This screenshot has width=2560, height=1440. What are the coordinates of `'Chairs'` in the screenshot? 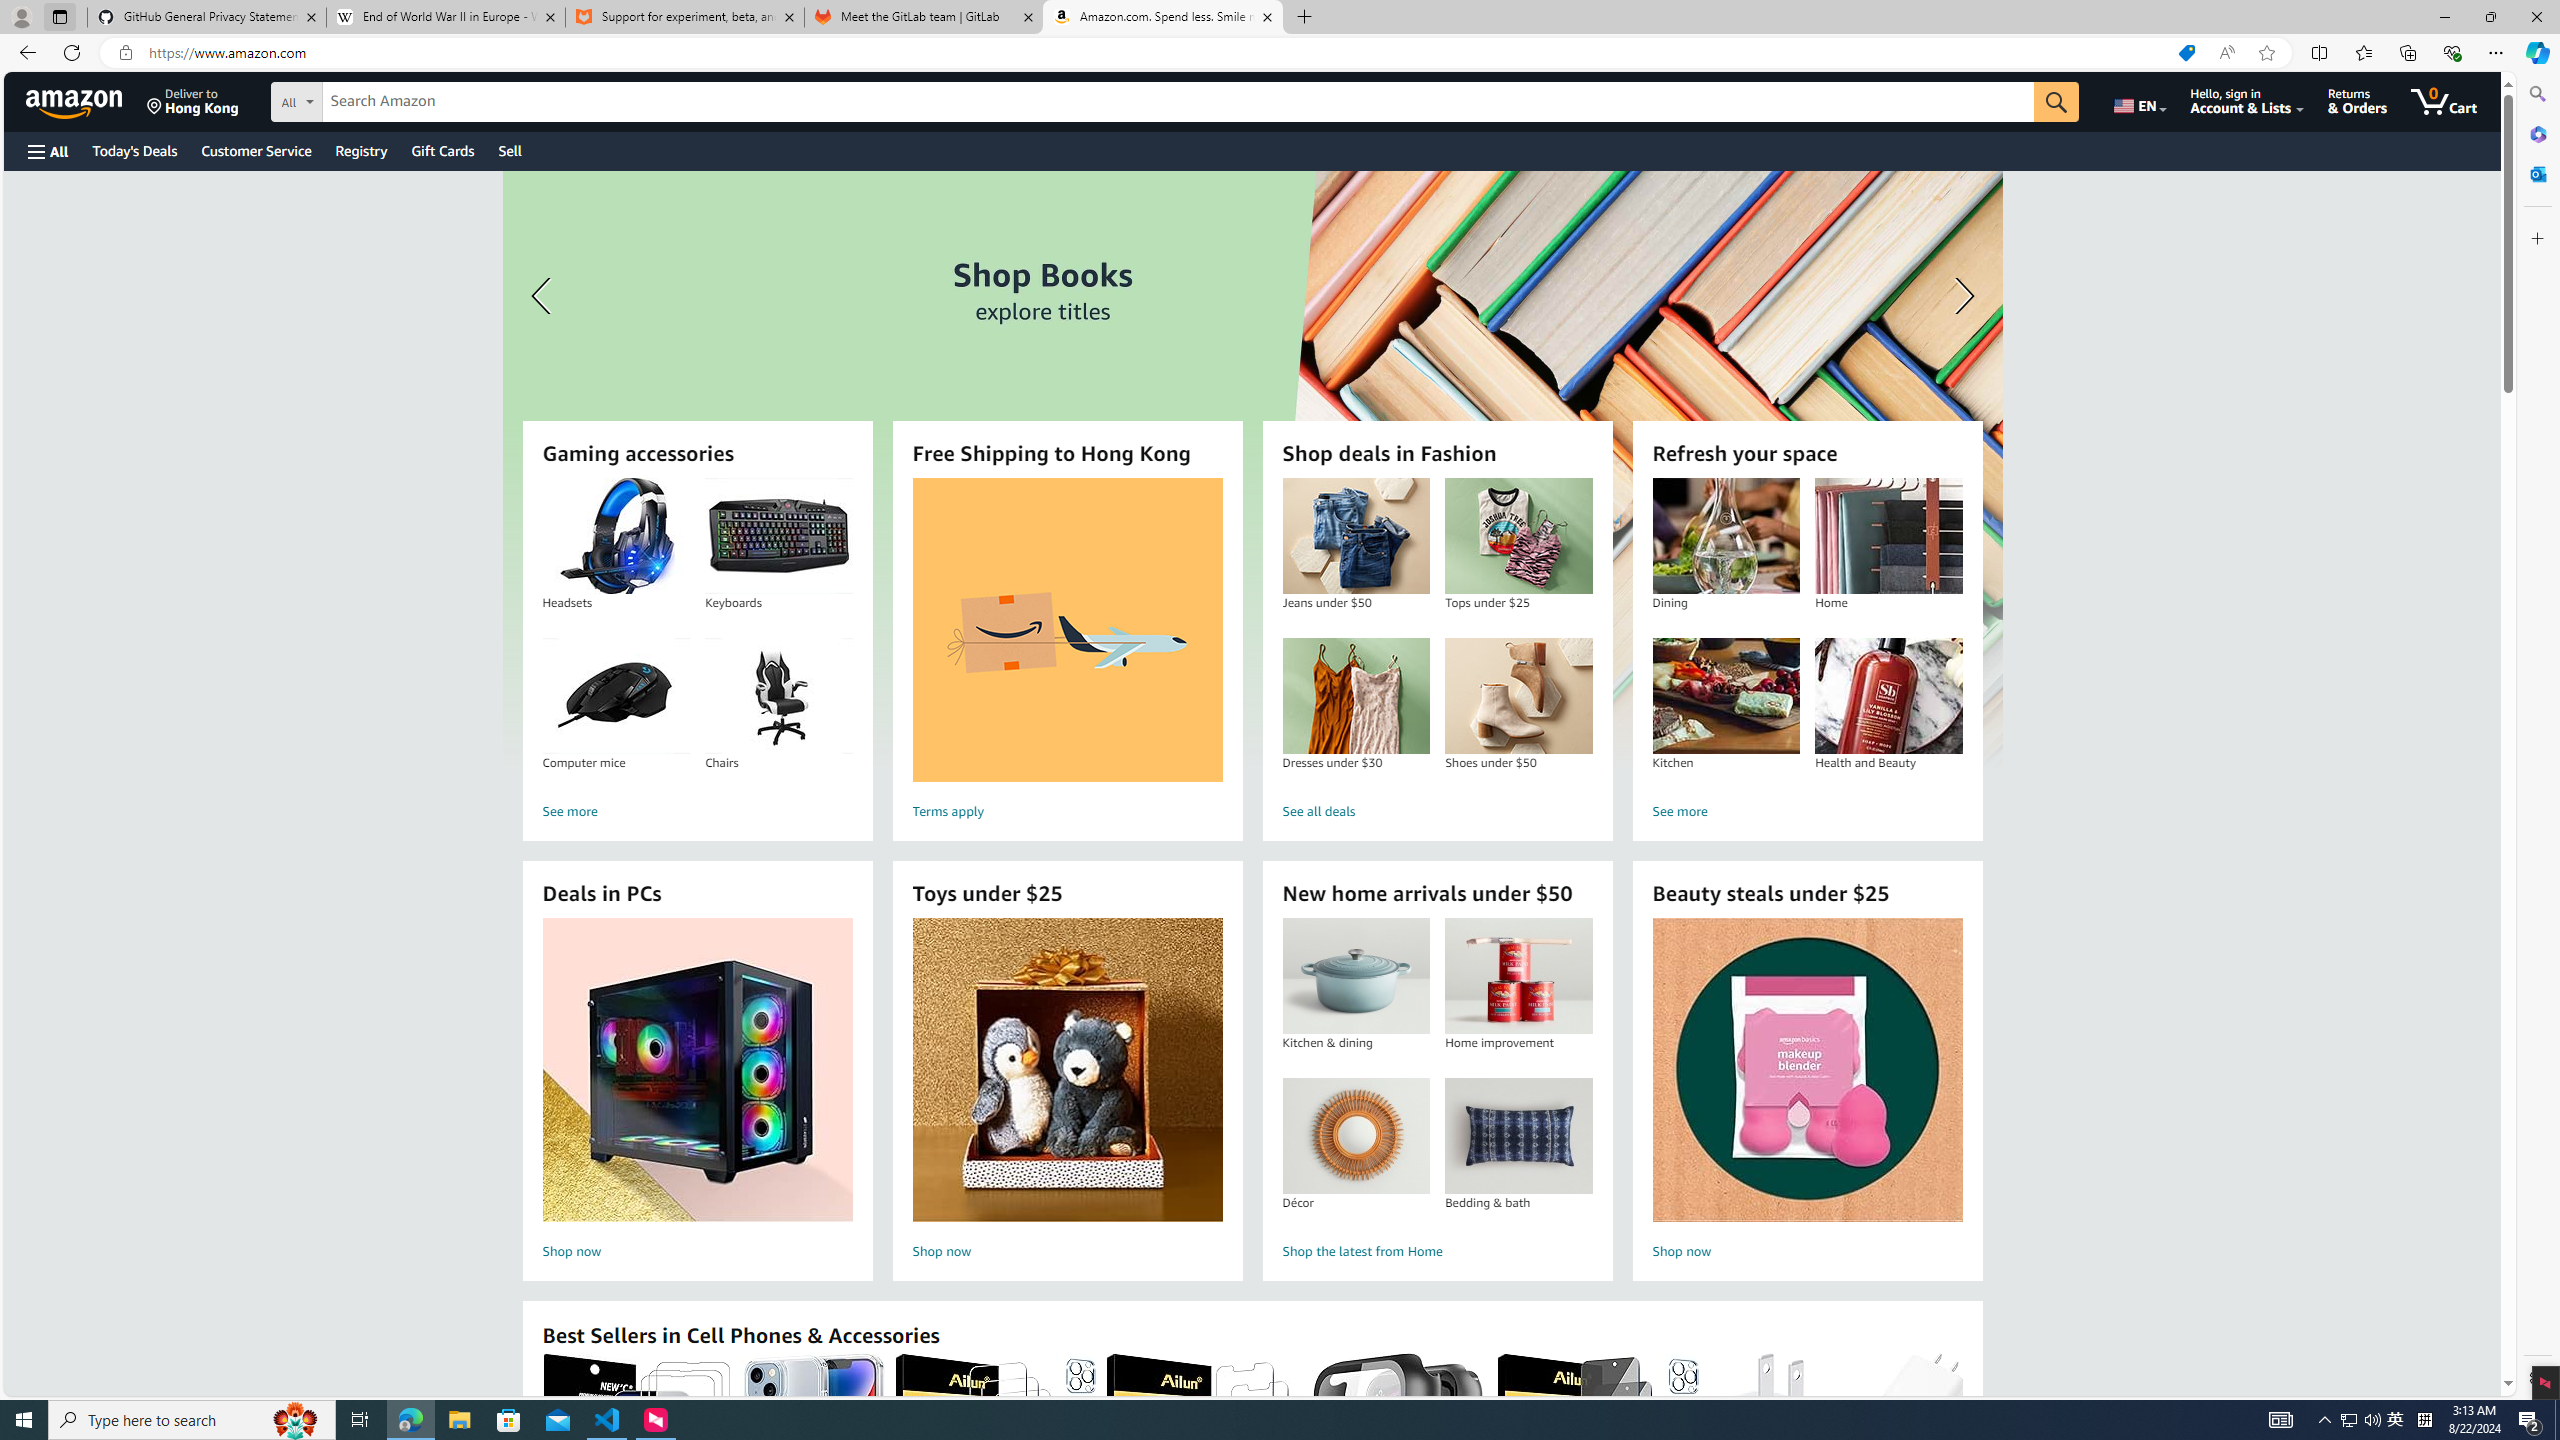 It's located at (778, 696).